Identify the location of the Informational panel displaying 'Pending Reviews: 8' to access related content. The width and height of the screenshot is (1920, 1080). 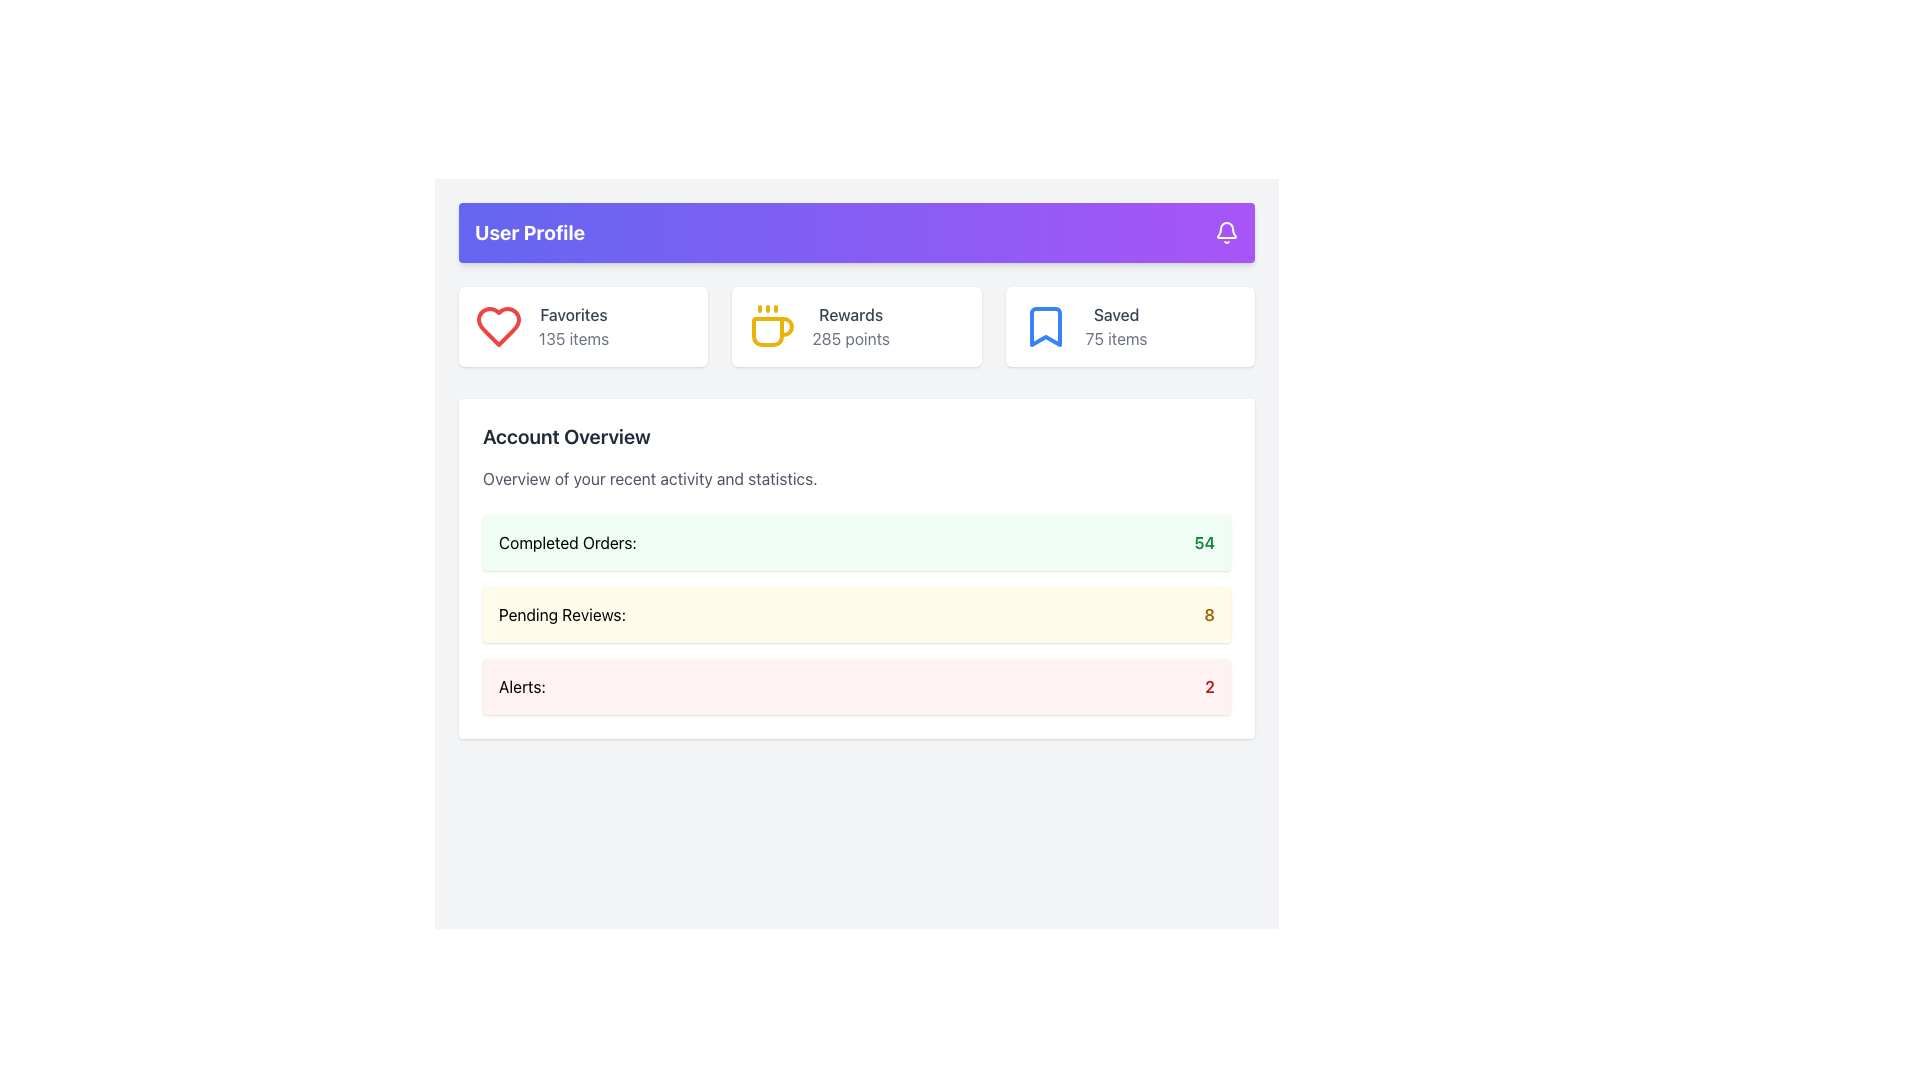
(857, 613).